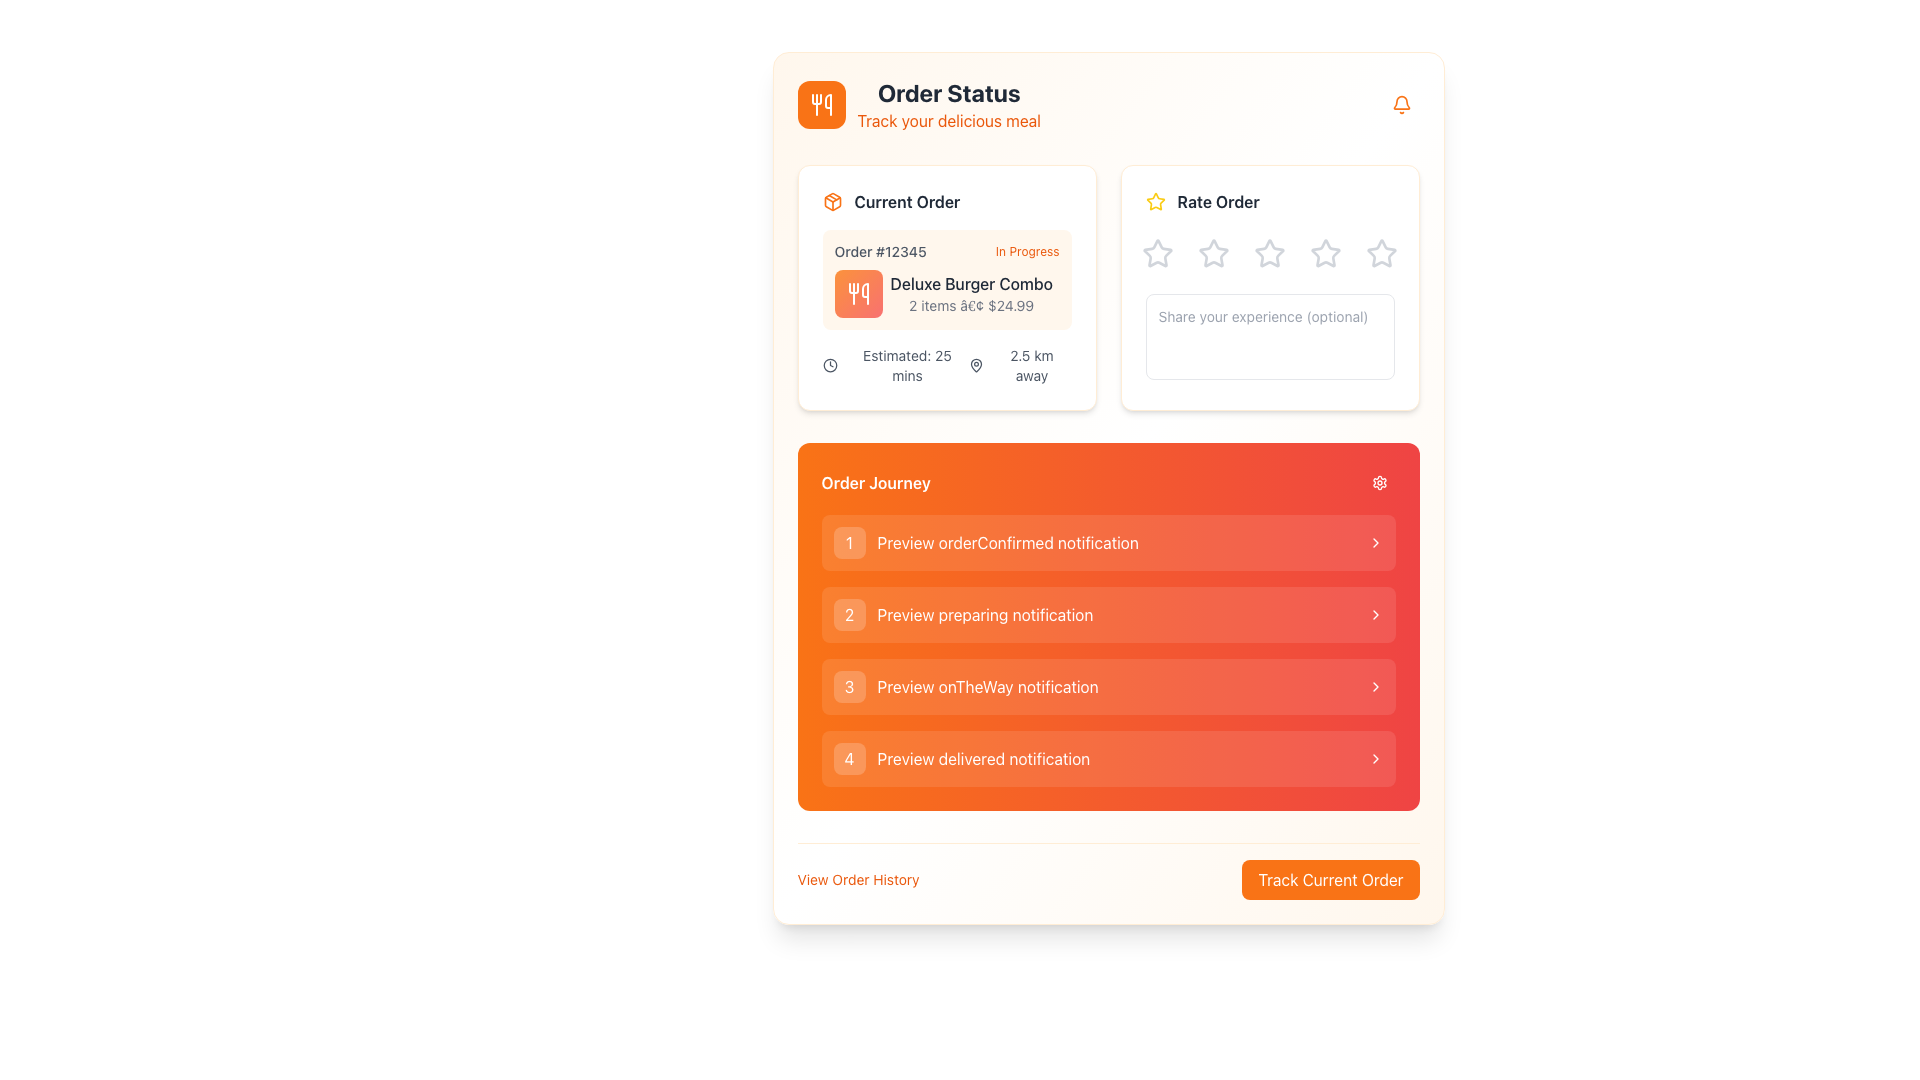 The height and width of the screenshot is (1080, 1920). I want to click on details about the order item displayed in the 'Current Order' section, specifically the text element located below the order heading 'Order #12345' and 'In Progress', next to the orange utensil icon, so click(945, 293).